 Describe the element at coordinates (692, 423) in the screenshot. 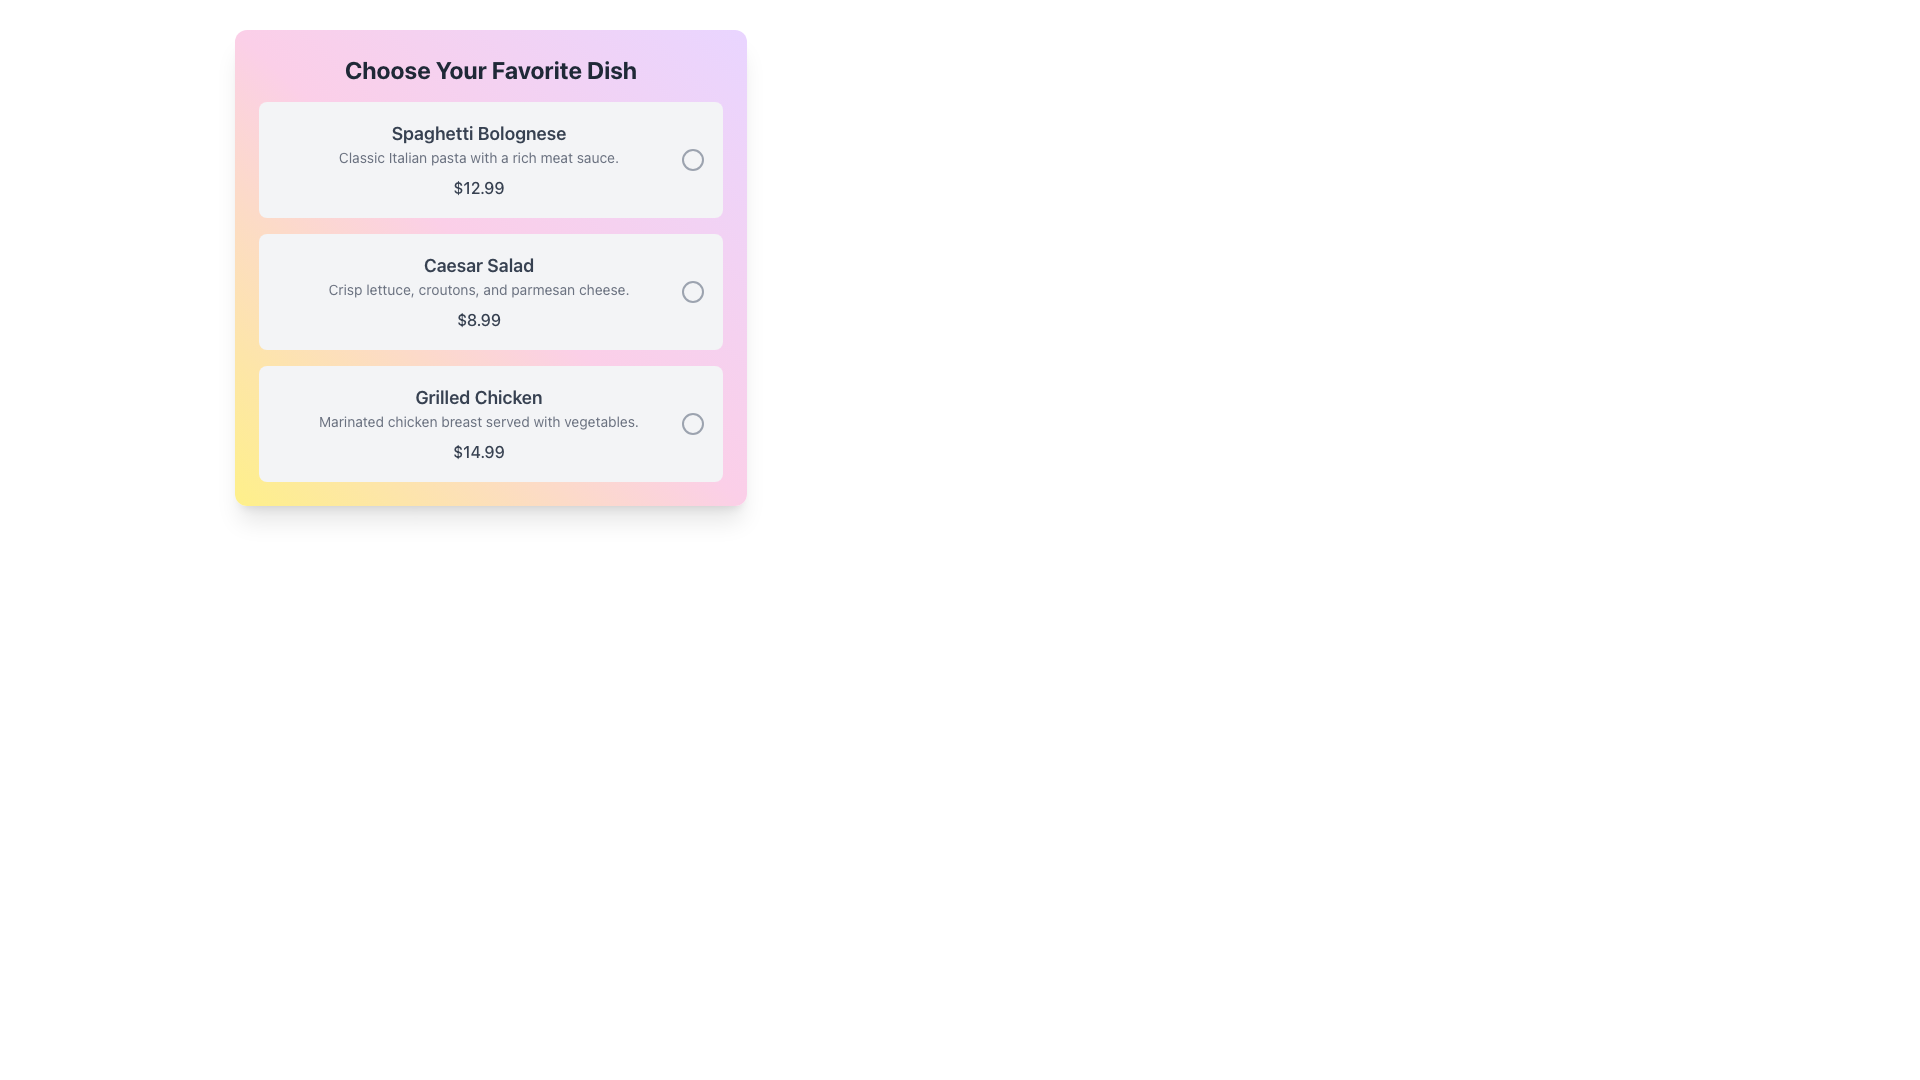

I see `the radio button for 'Grilled Chicken' to invoke the context menu` at that location.